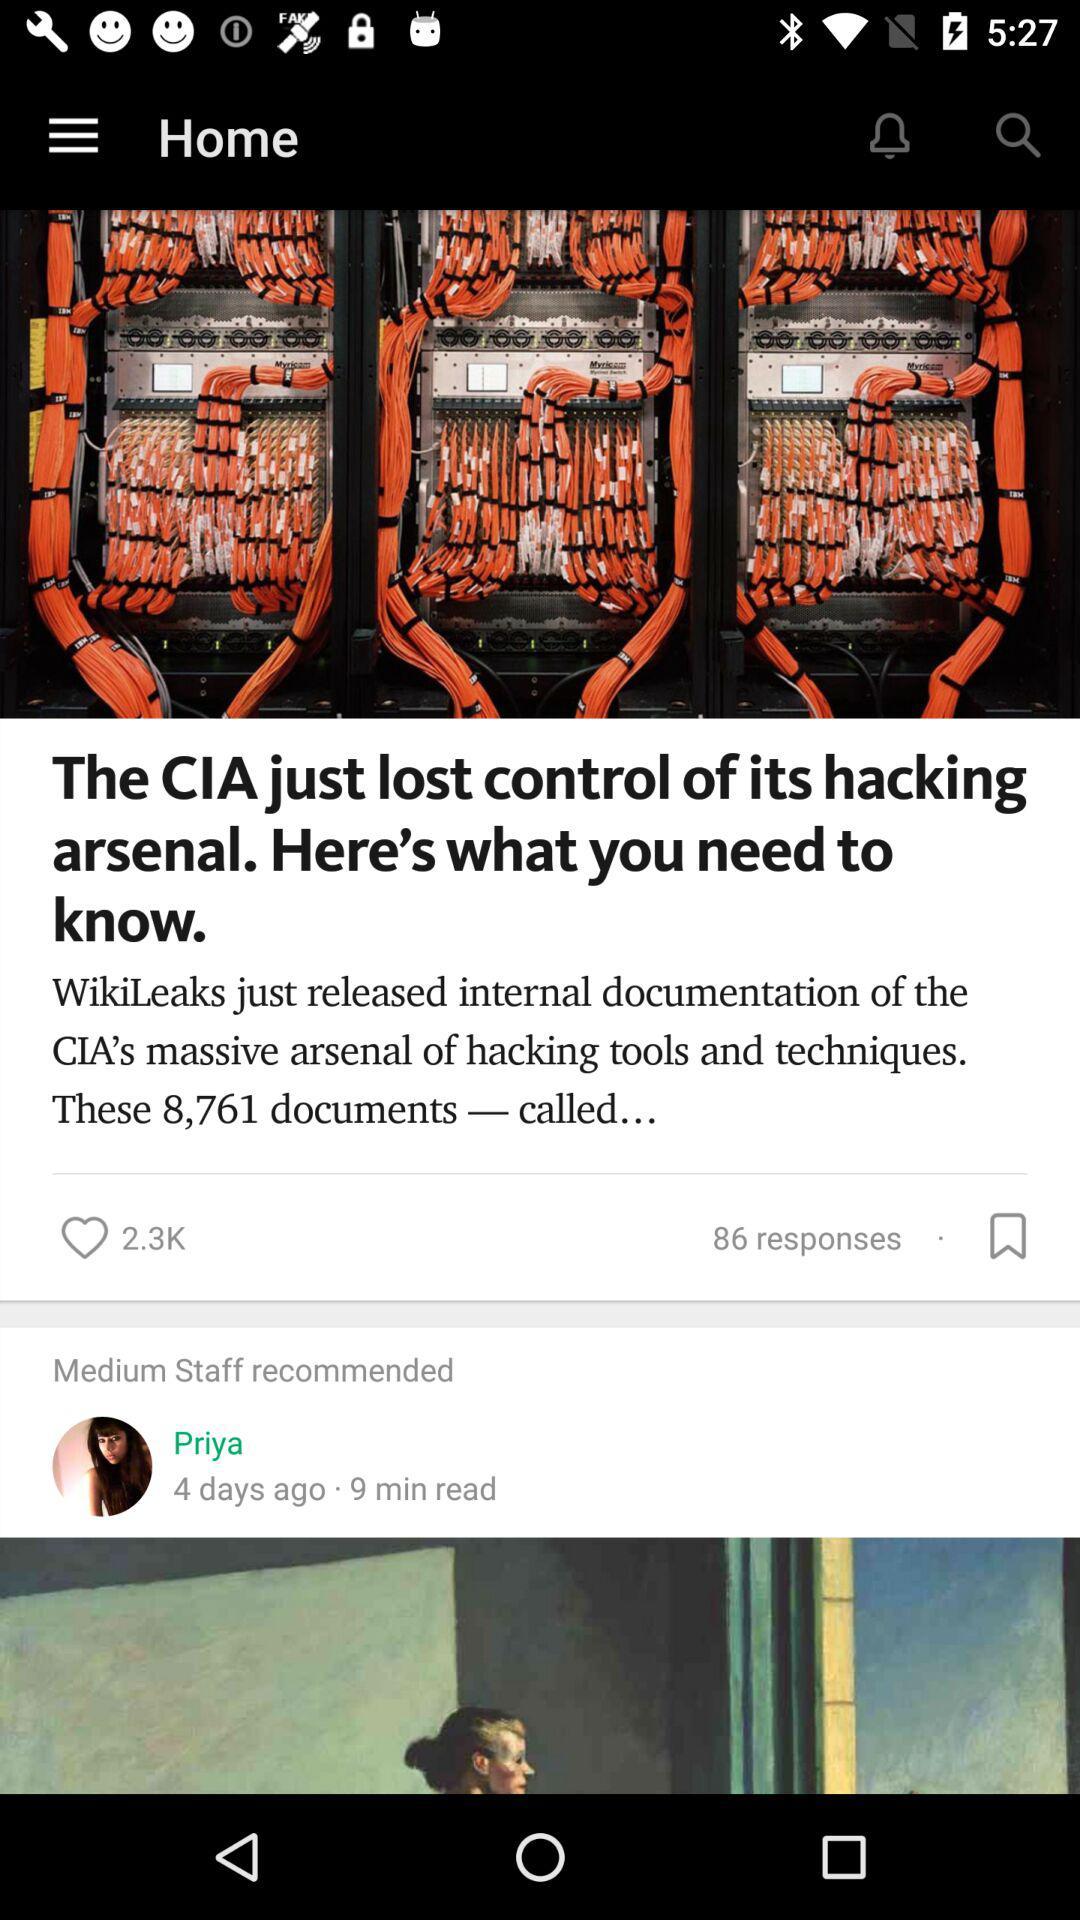 The height and width of the screenshot is (1920, 1080). Describe the element at coordinates (1017, 136) in the screenshot. I see `icon below 527` at that location.